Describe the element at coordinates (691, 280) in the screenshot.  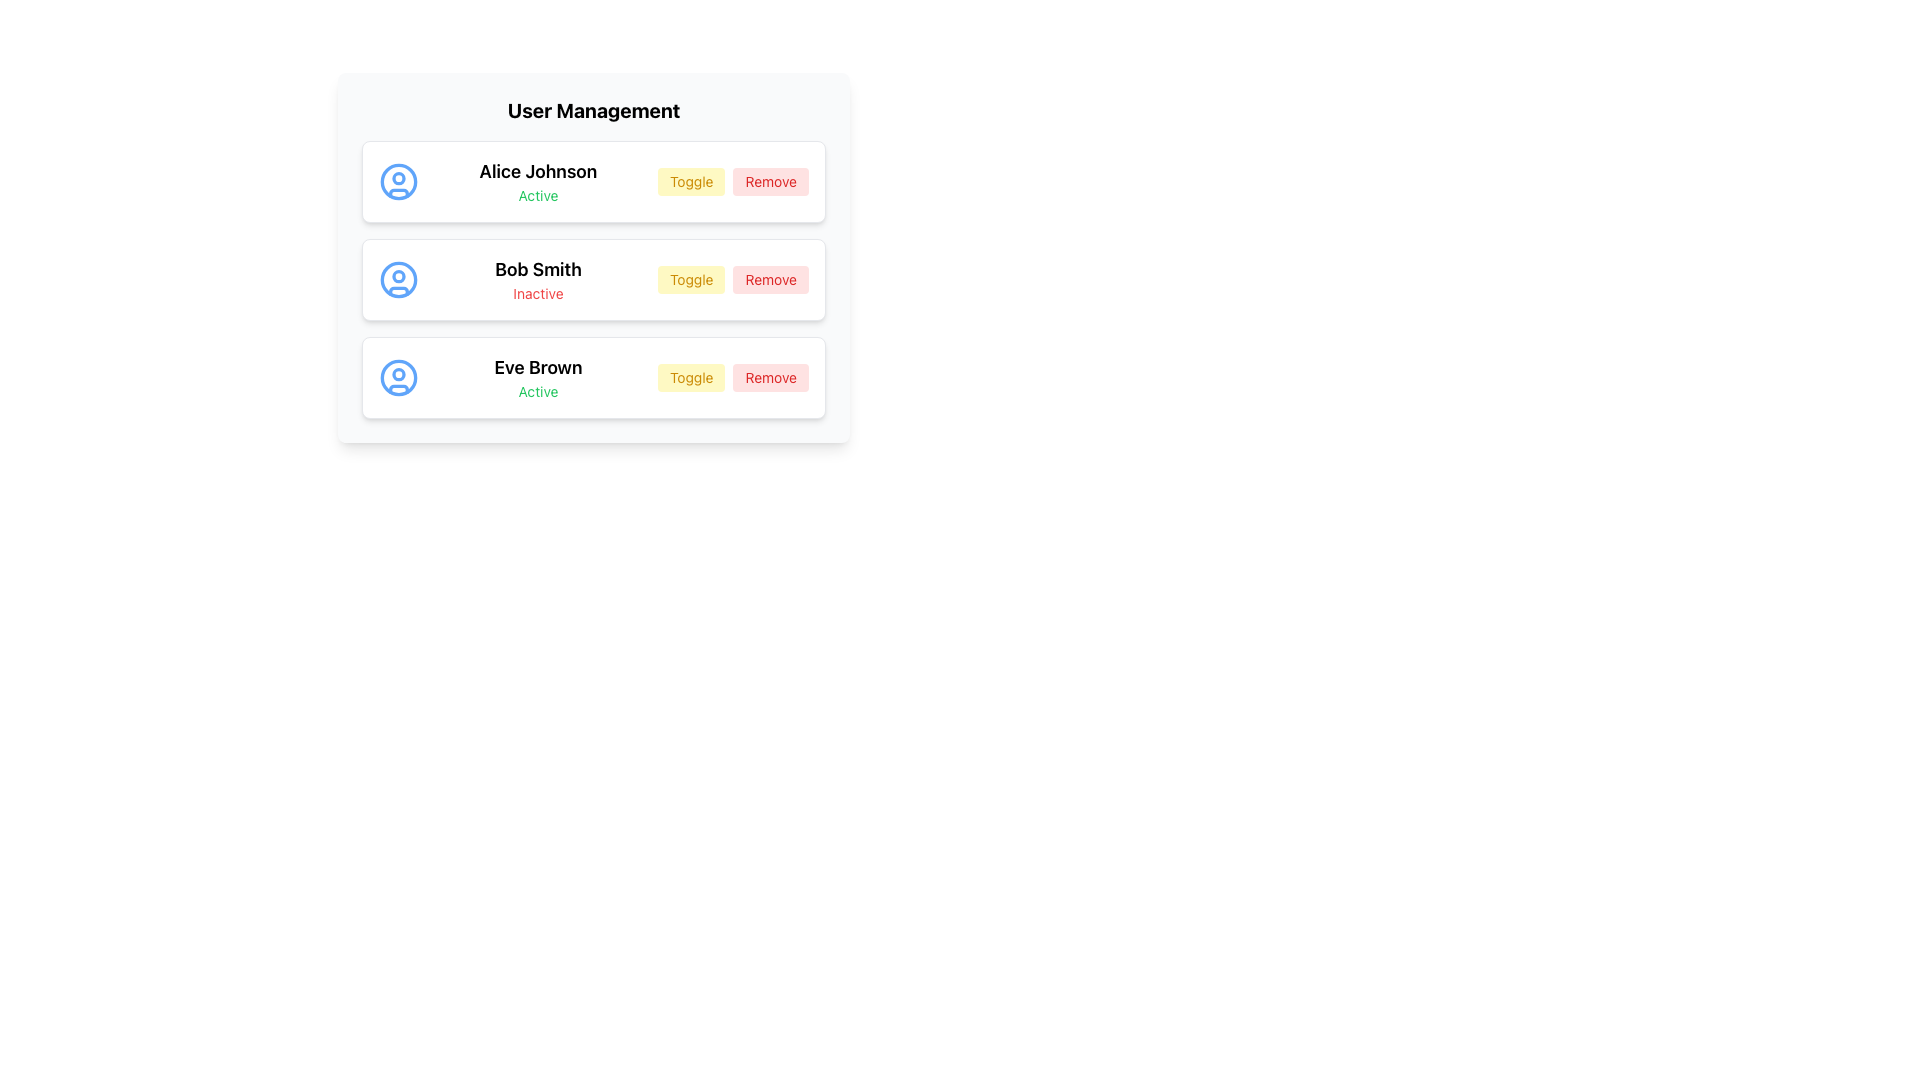
I see `the button` at that location.